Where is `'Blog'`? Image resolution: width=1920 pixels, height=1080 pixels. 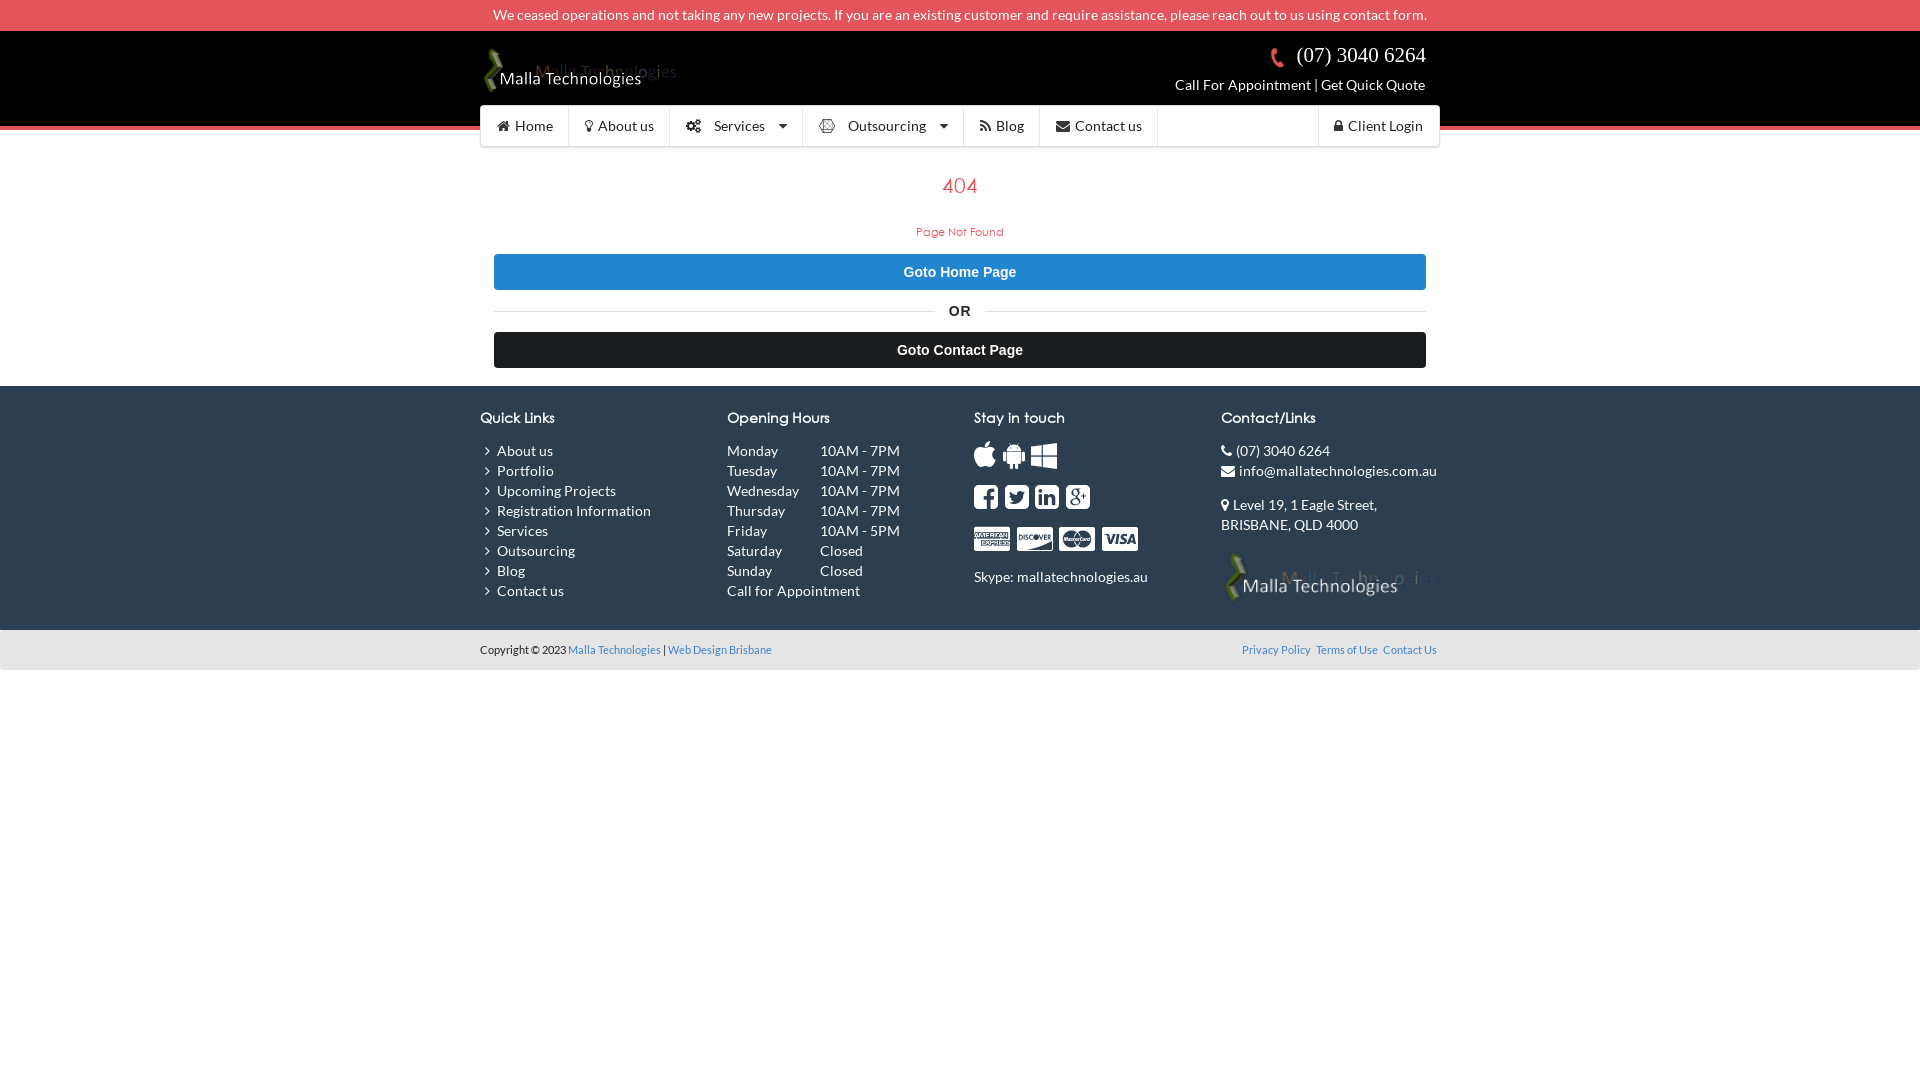
'Blog' is located at coordinates (1002, 126).